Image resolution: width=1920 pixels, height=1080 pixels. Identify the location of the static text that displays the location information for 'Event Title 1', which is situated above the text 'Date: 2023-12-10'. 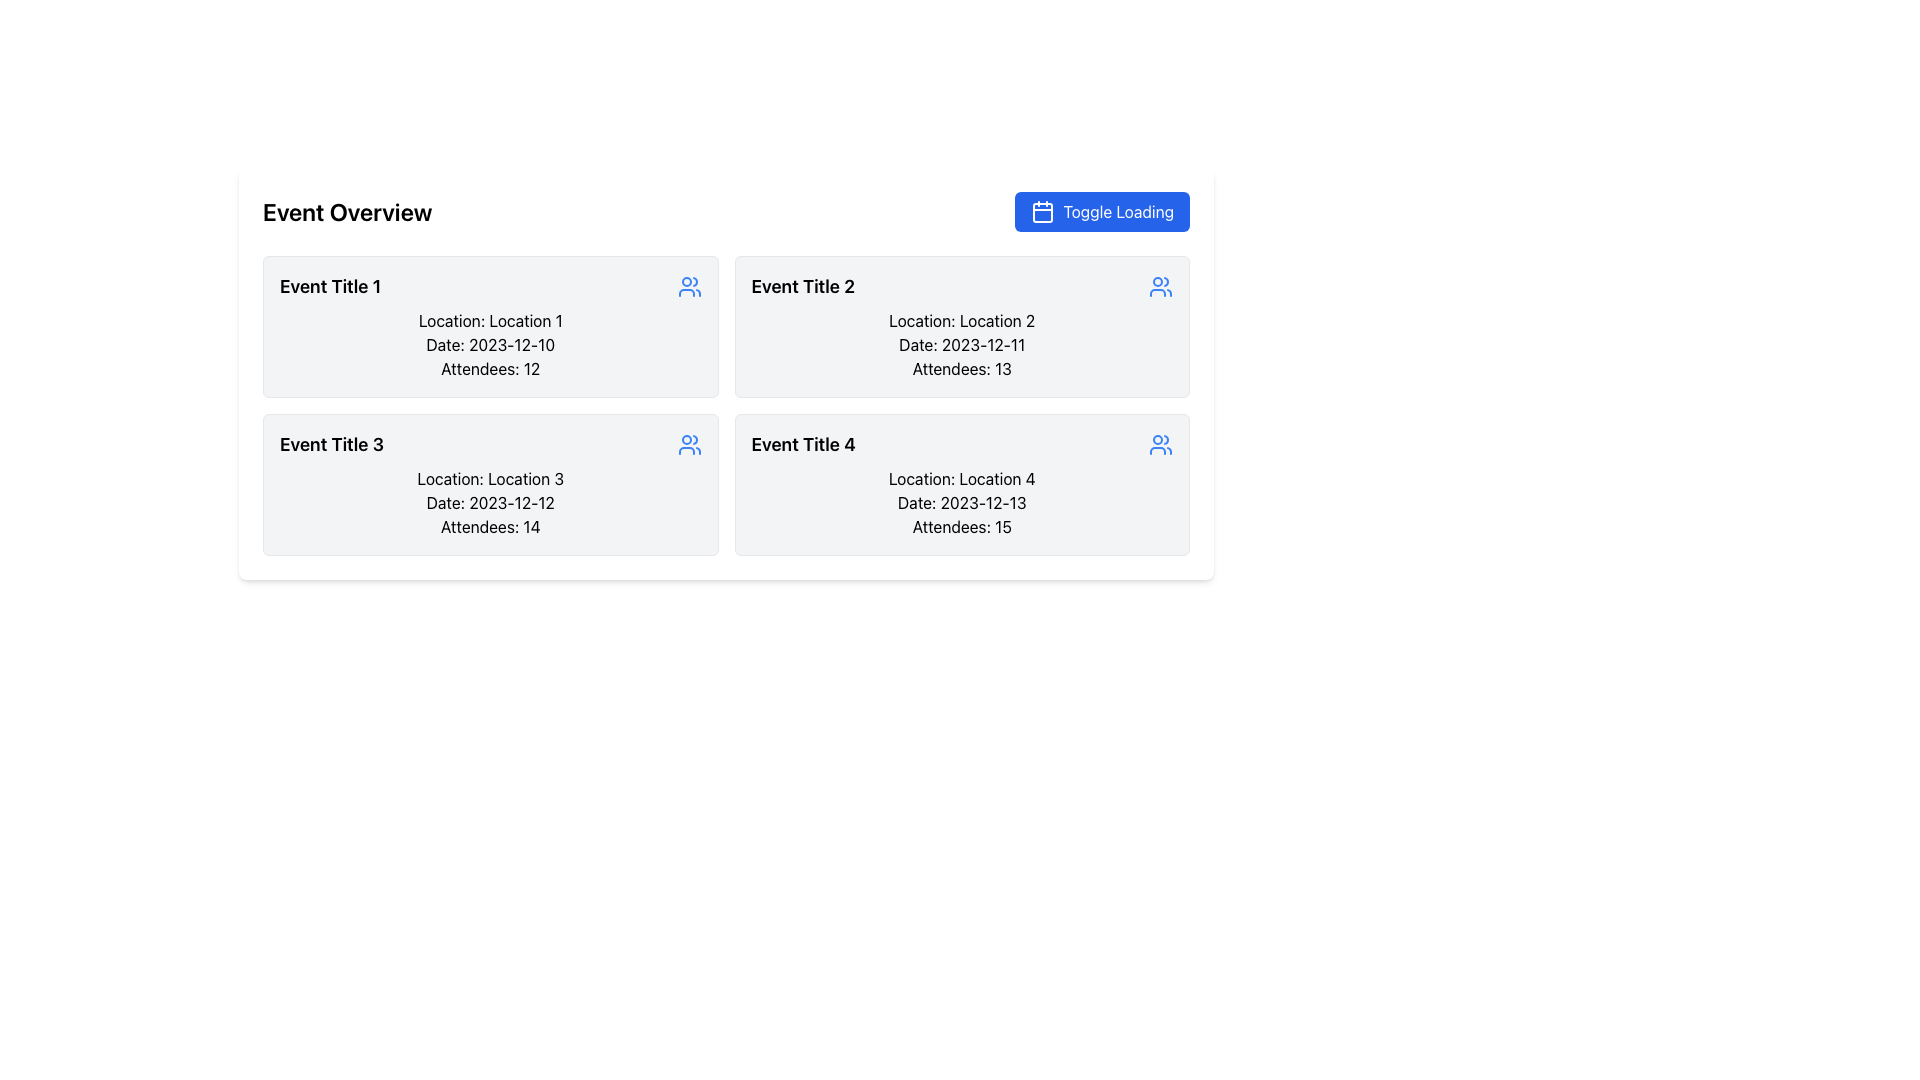
(490, 319).